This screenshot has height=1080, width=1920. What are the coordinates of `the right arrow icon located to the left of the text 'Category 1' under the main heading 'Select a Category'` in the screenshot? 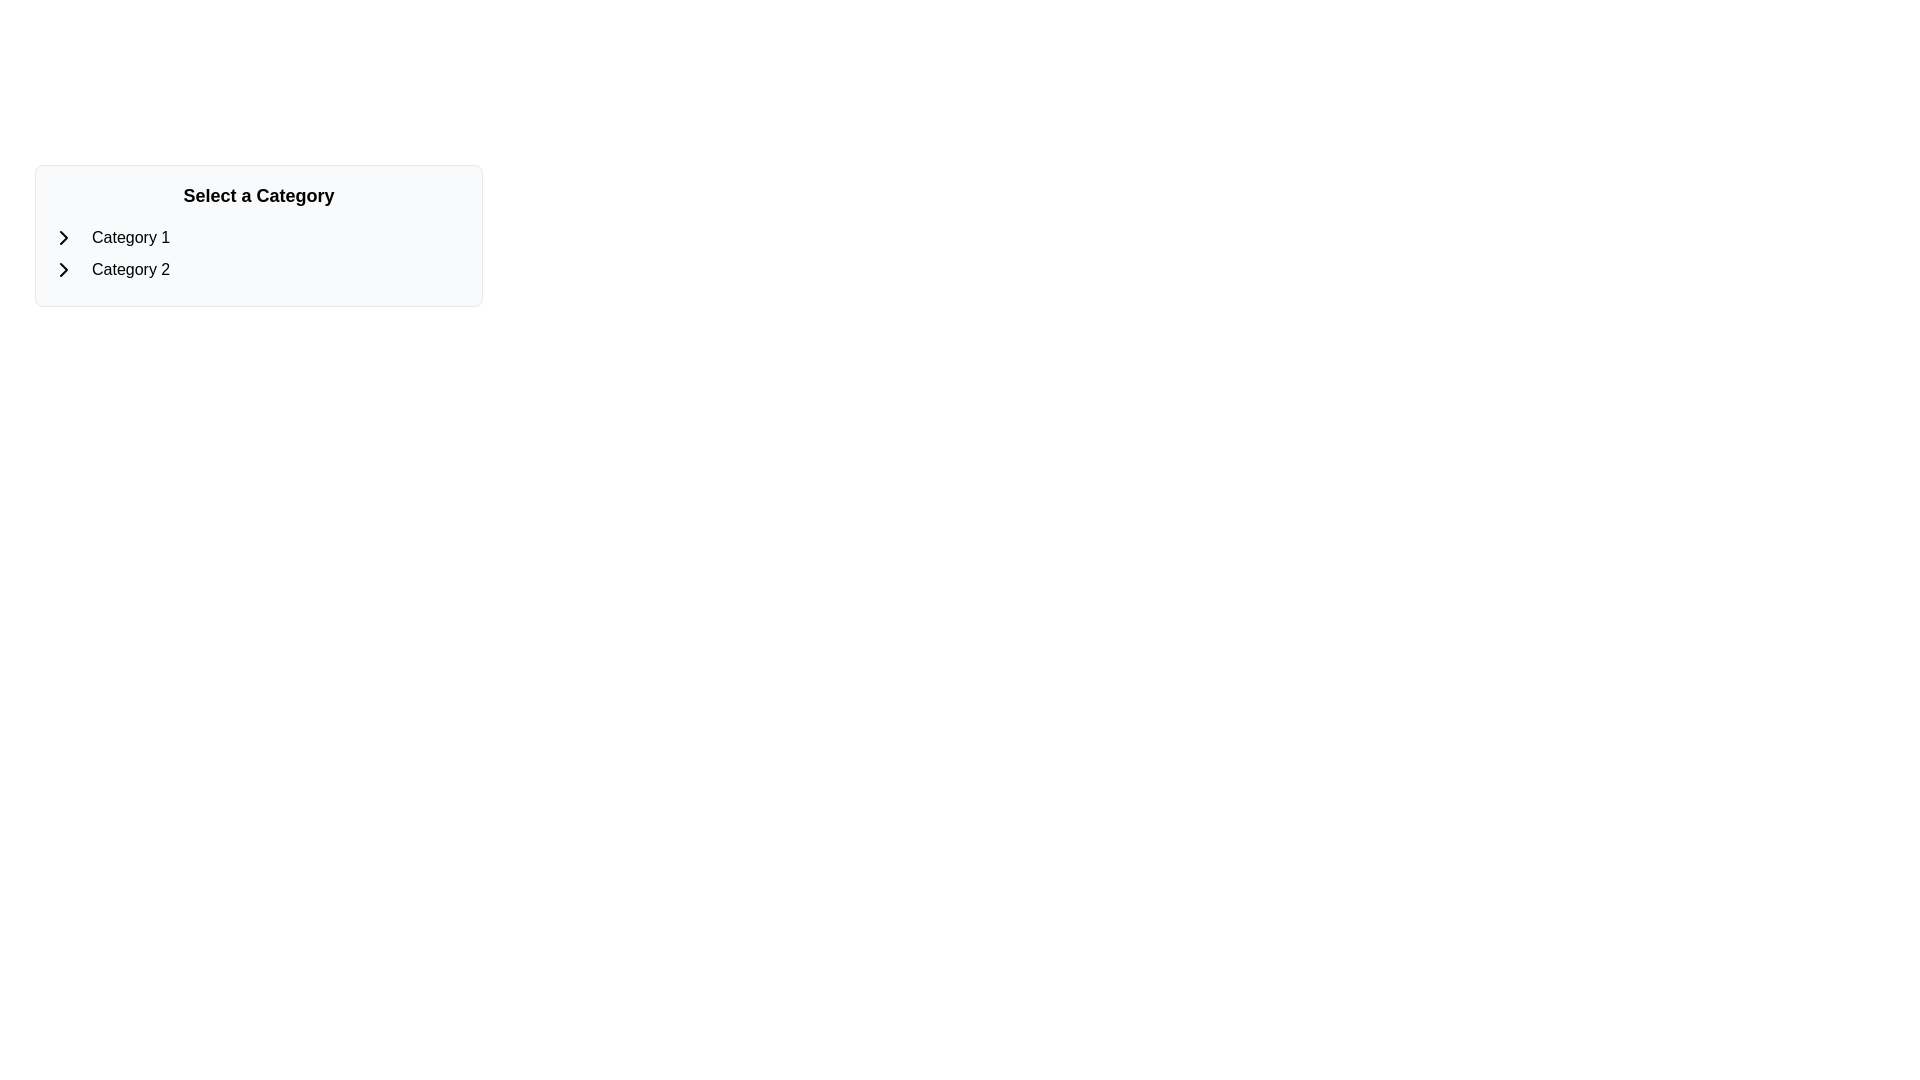 It's located at (63, 237).